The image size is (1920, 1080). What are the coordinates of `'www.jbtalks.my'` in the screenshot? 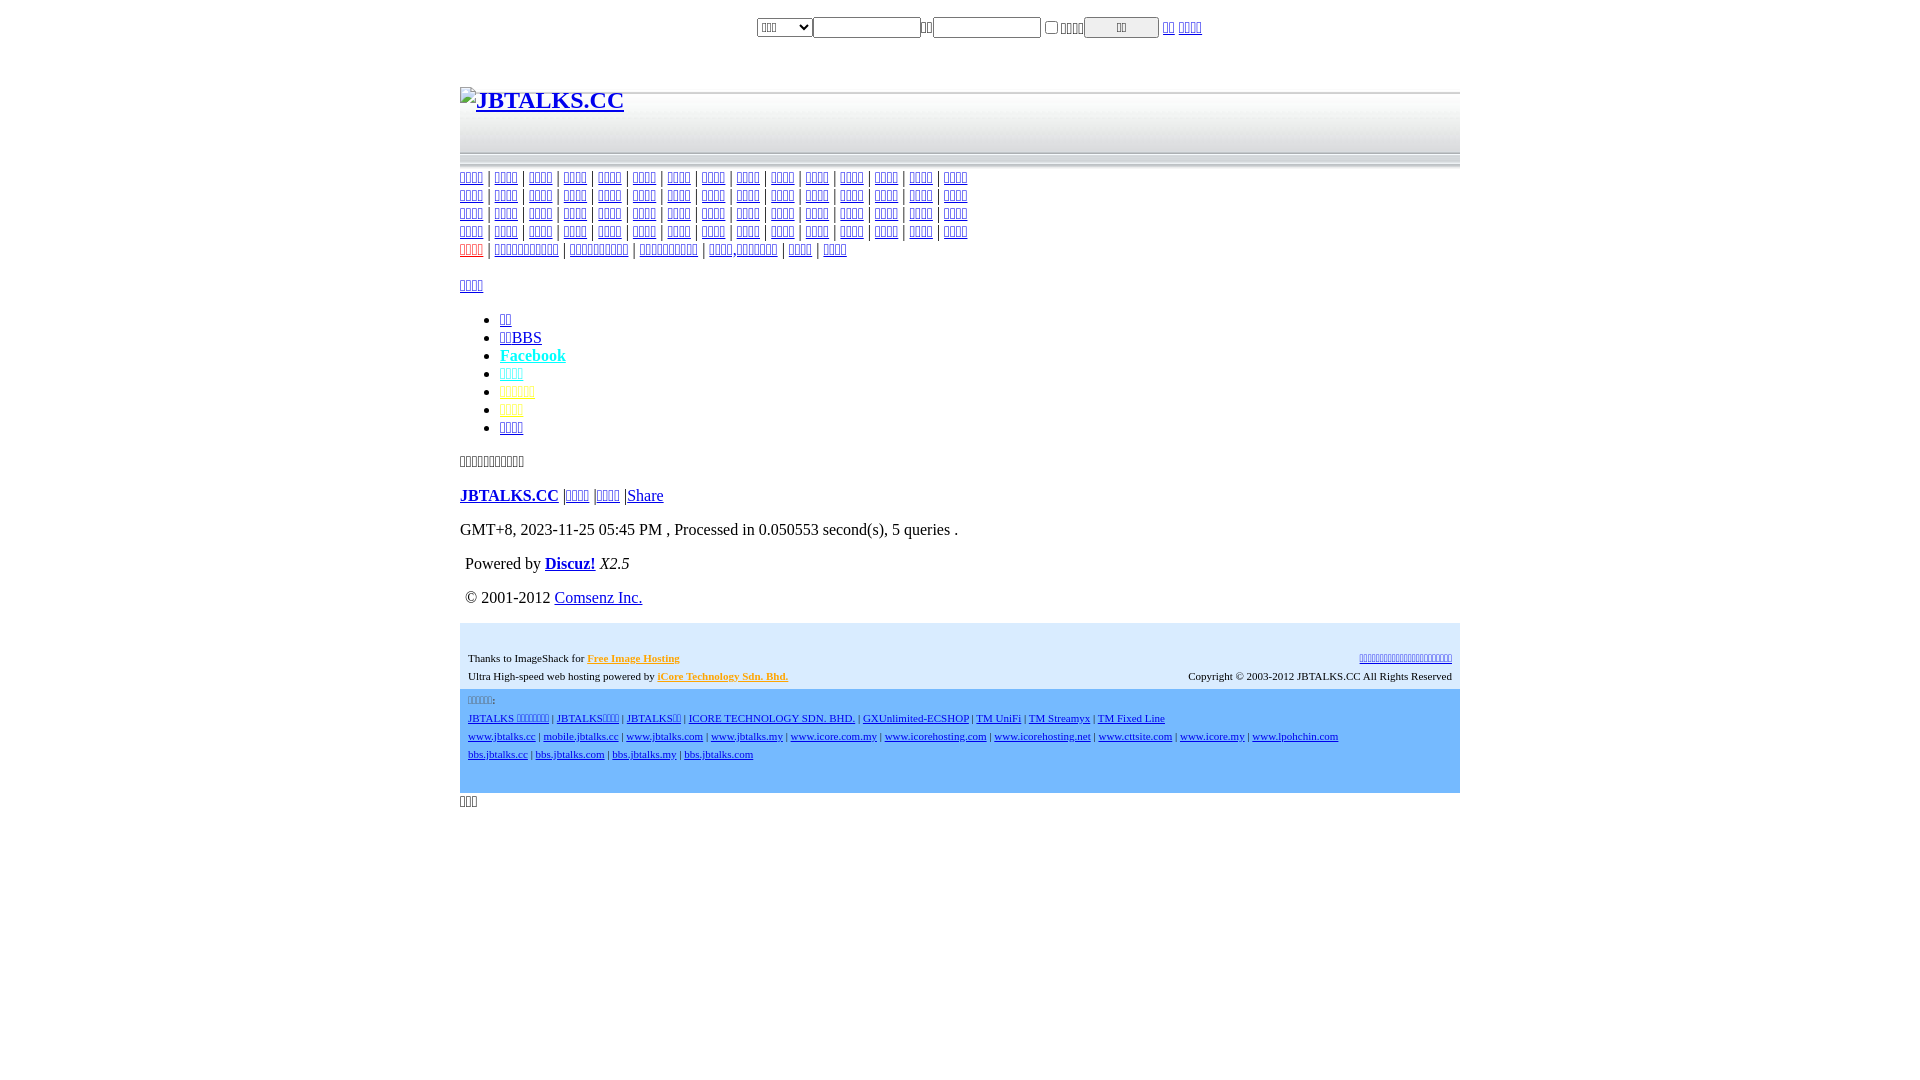 It's located at (746, 736).